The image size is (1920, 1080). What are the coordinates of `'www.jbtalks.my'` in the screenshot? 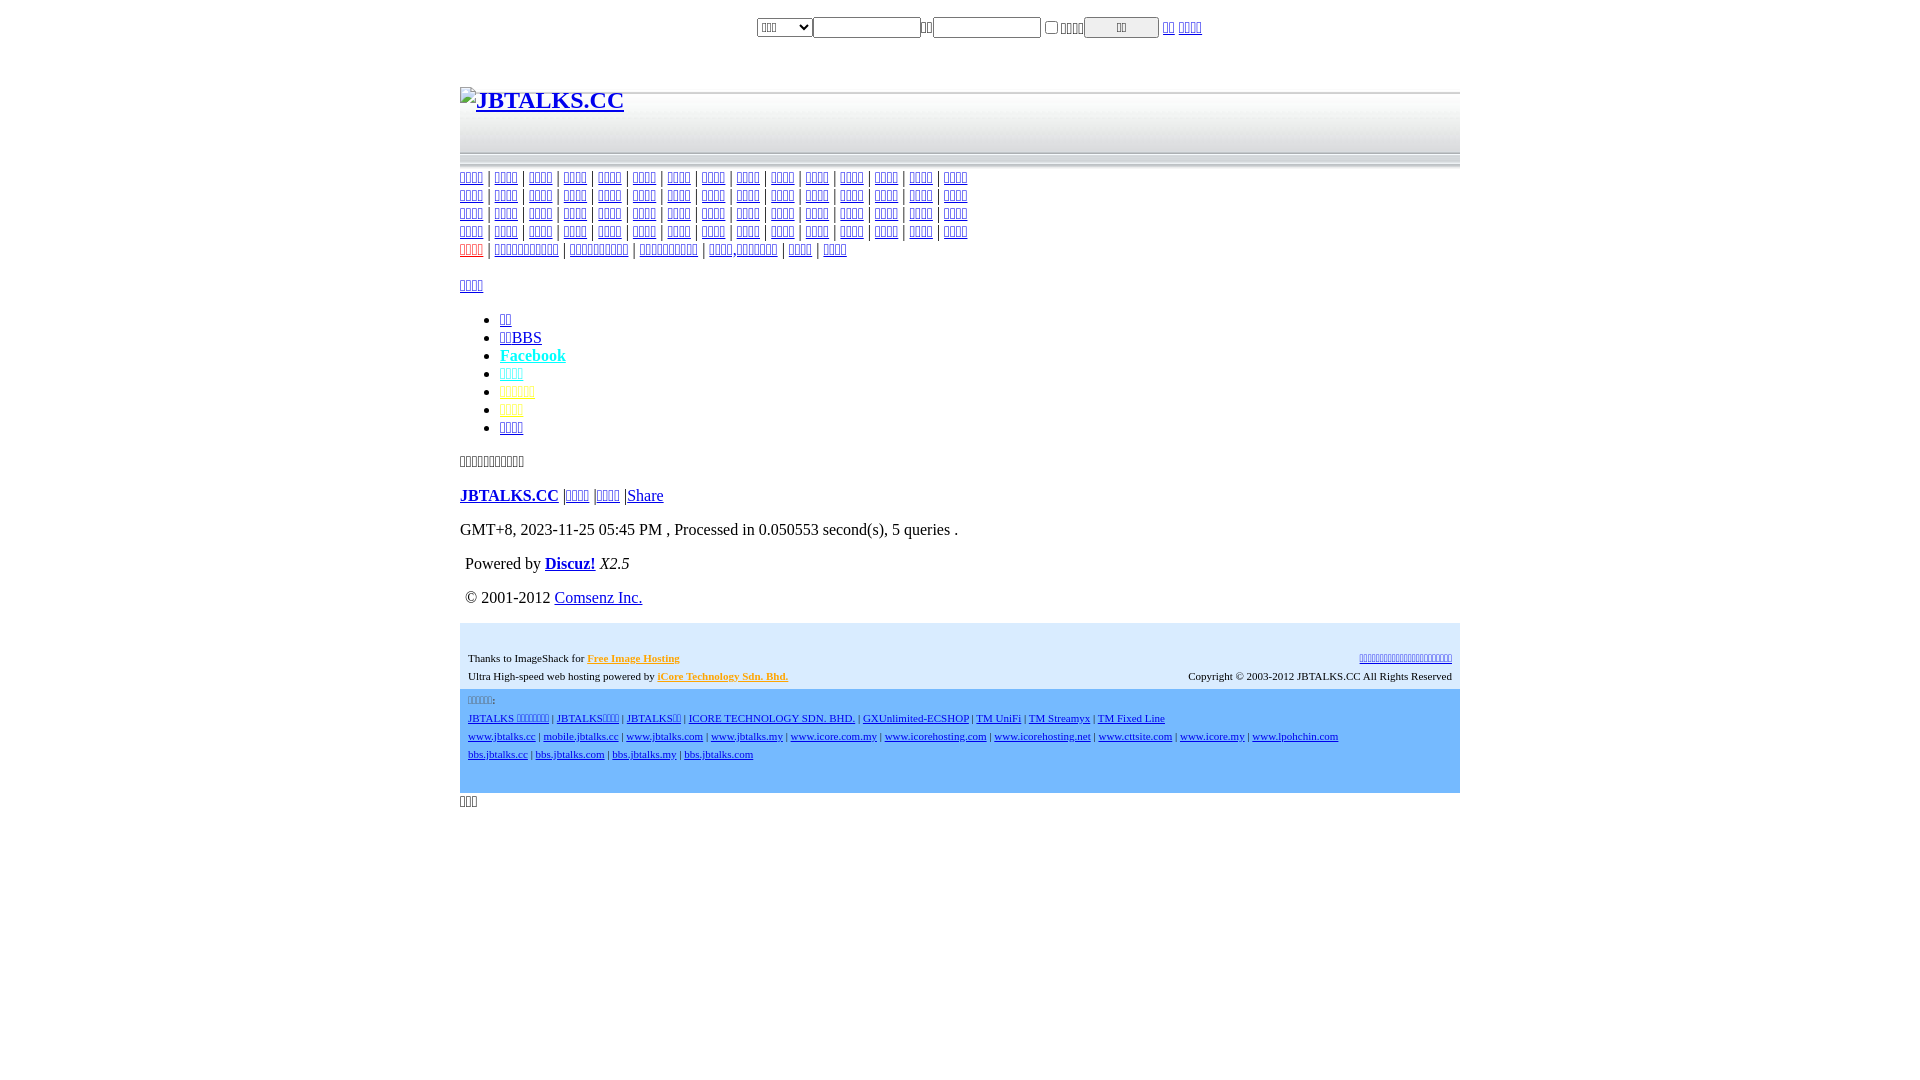 It's located at (746, 736).